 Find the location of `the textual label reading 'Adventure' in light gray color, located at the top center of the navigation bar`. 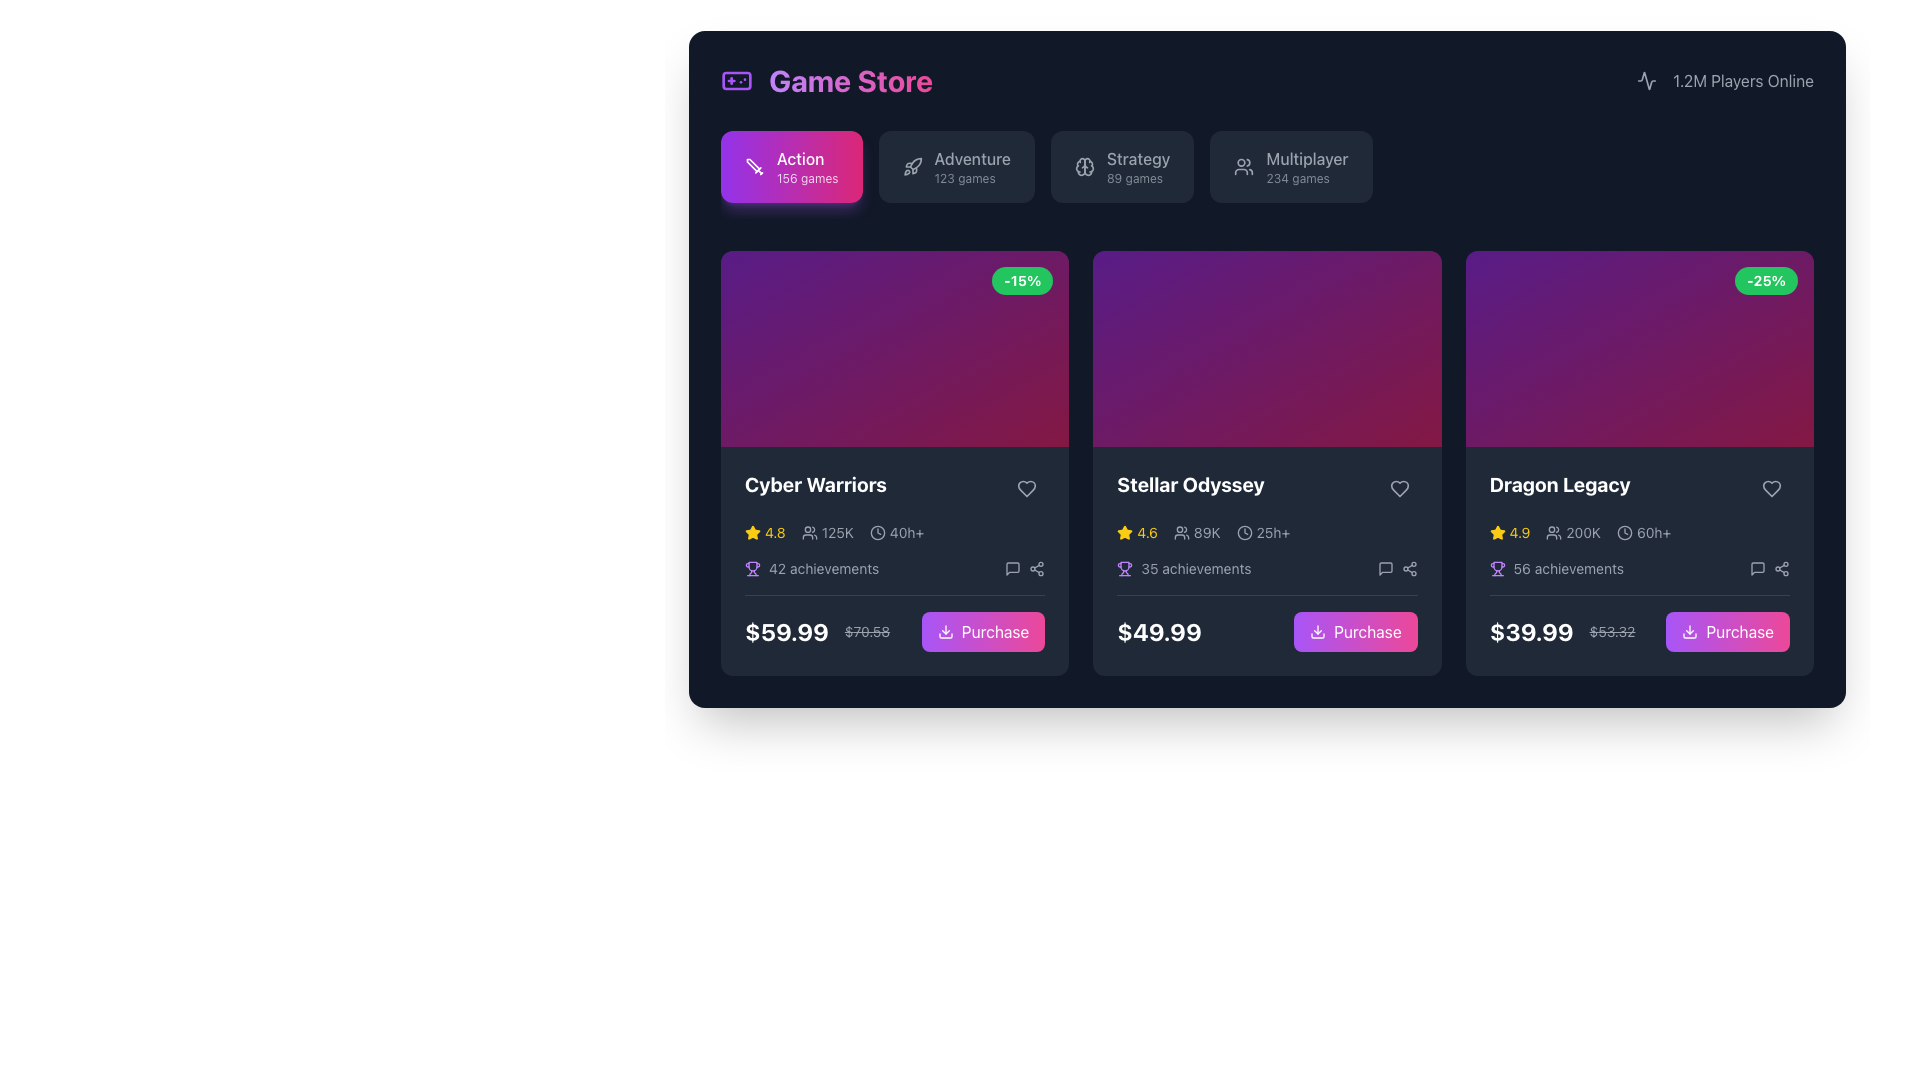

the textual label reading 'Adventure' in light gray color, located at the top center of the navigation bar is located at coordinates (972, 157).